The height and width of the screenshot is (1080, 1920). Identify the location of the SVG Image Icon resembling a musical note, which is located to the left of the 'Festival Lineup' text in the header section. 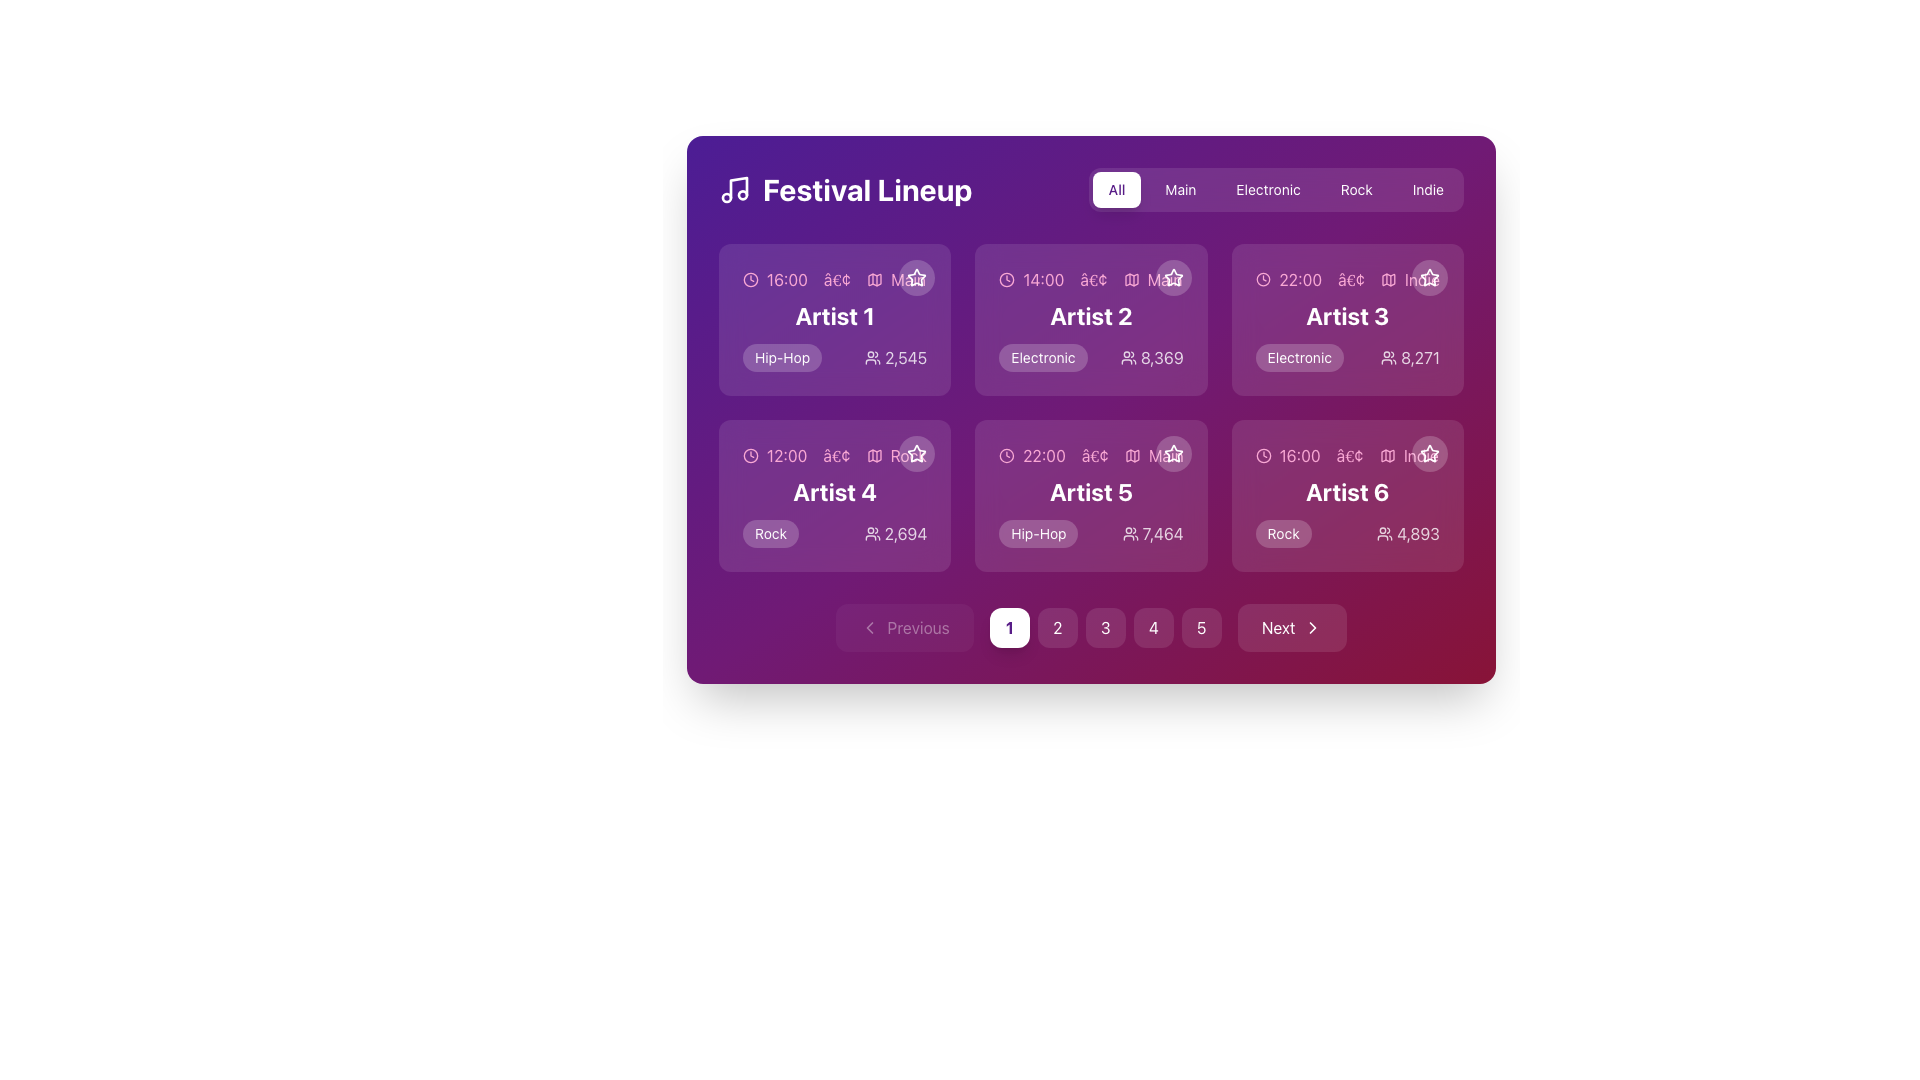
(738, 188).